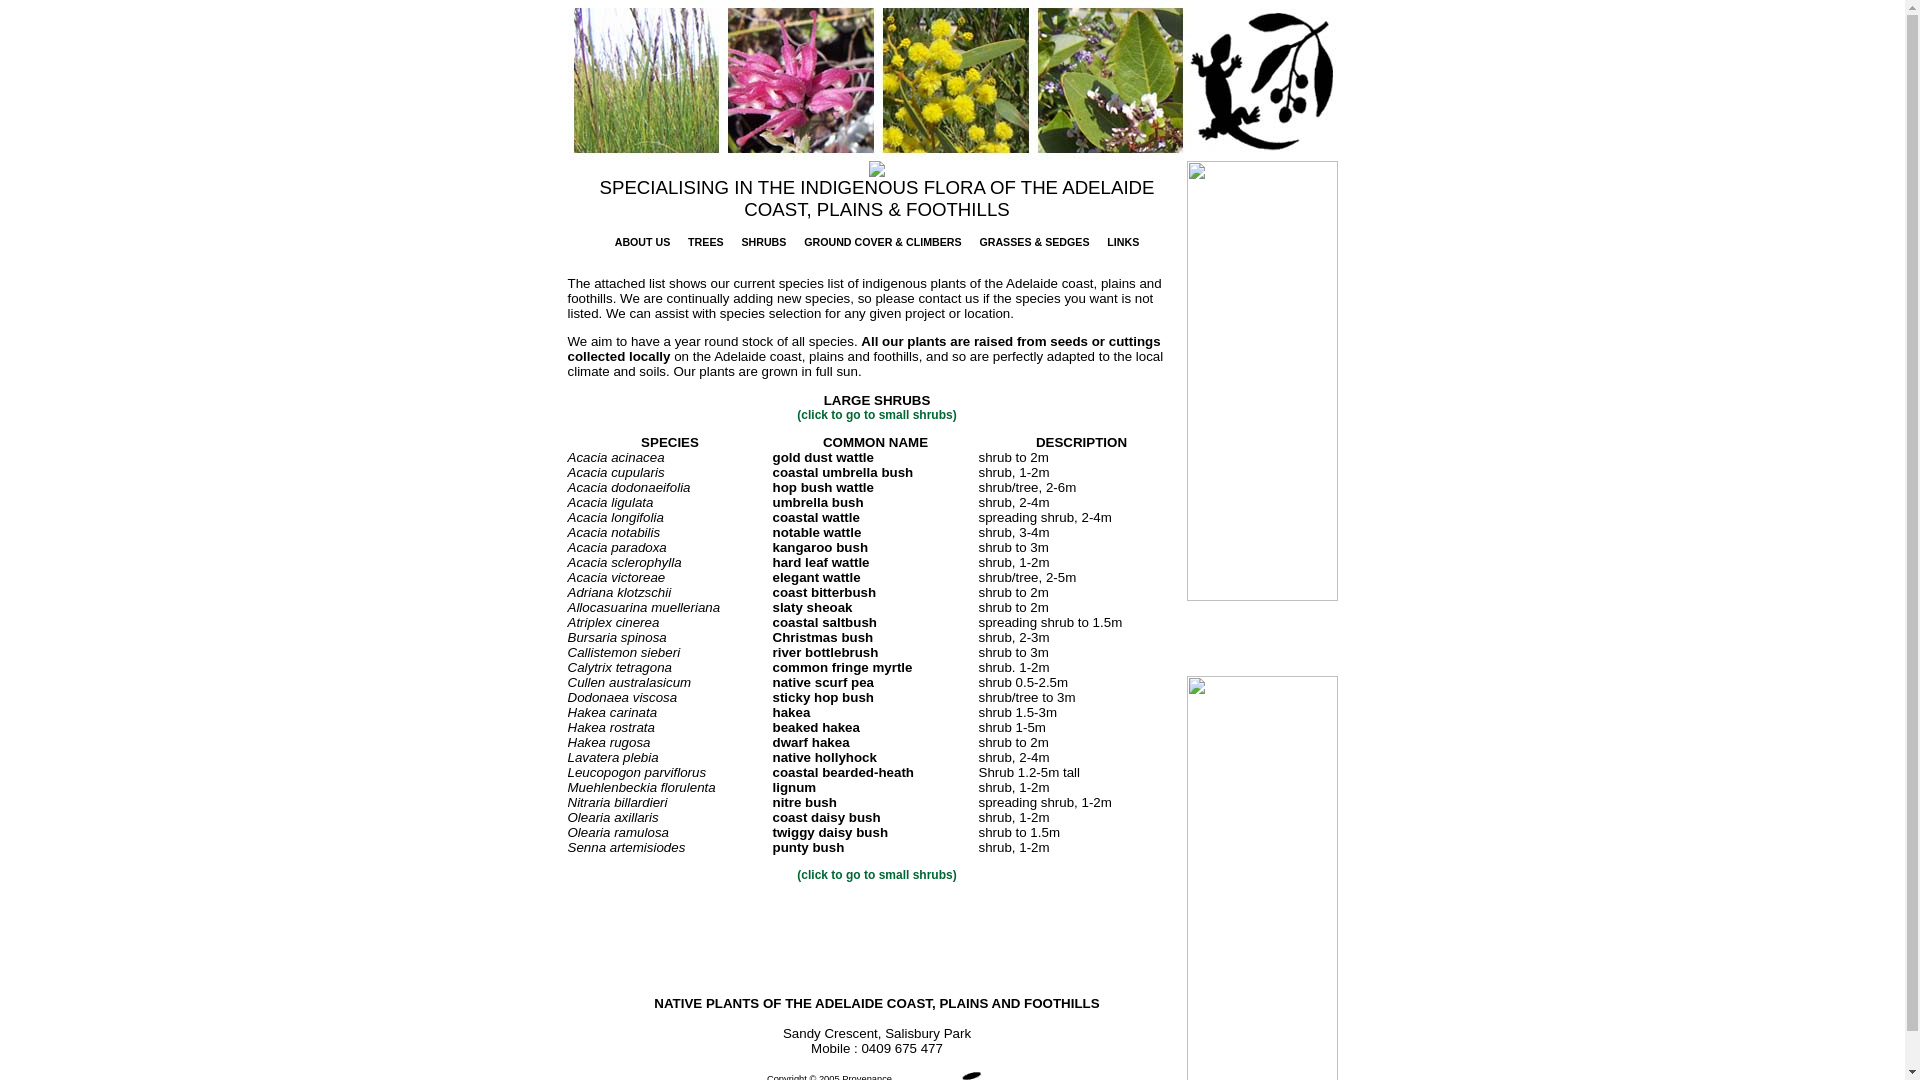 This screenshot has height=1080, width=1920. Describe the element at coordinates (1033, 241) in the screenshot. I see `'GRASSES & SEDGES'` at that location.